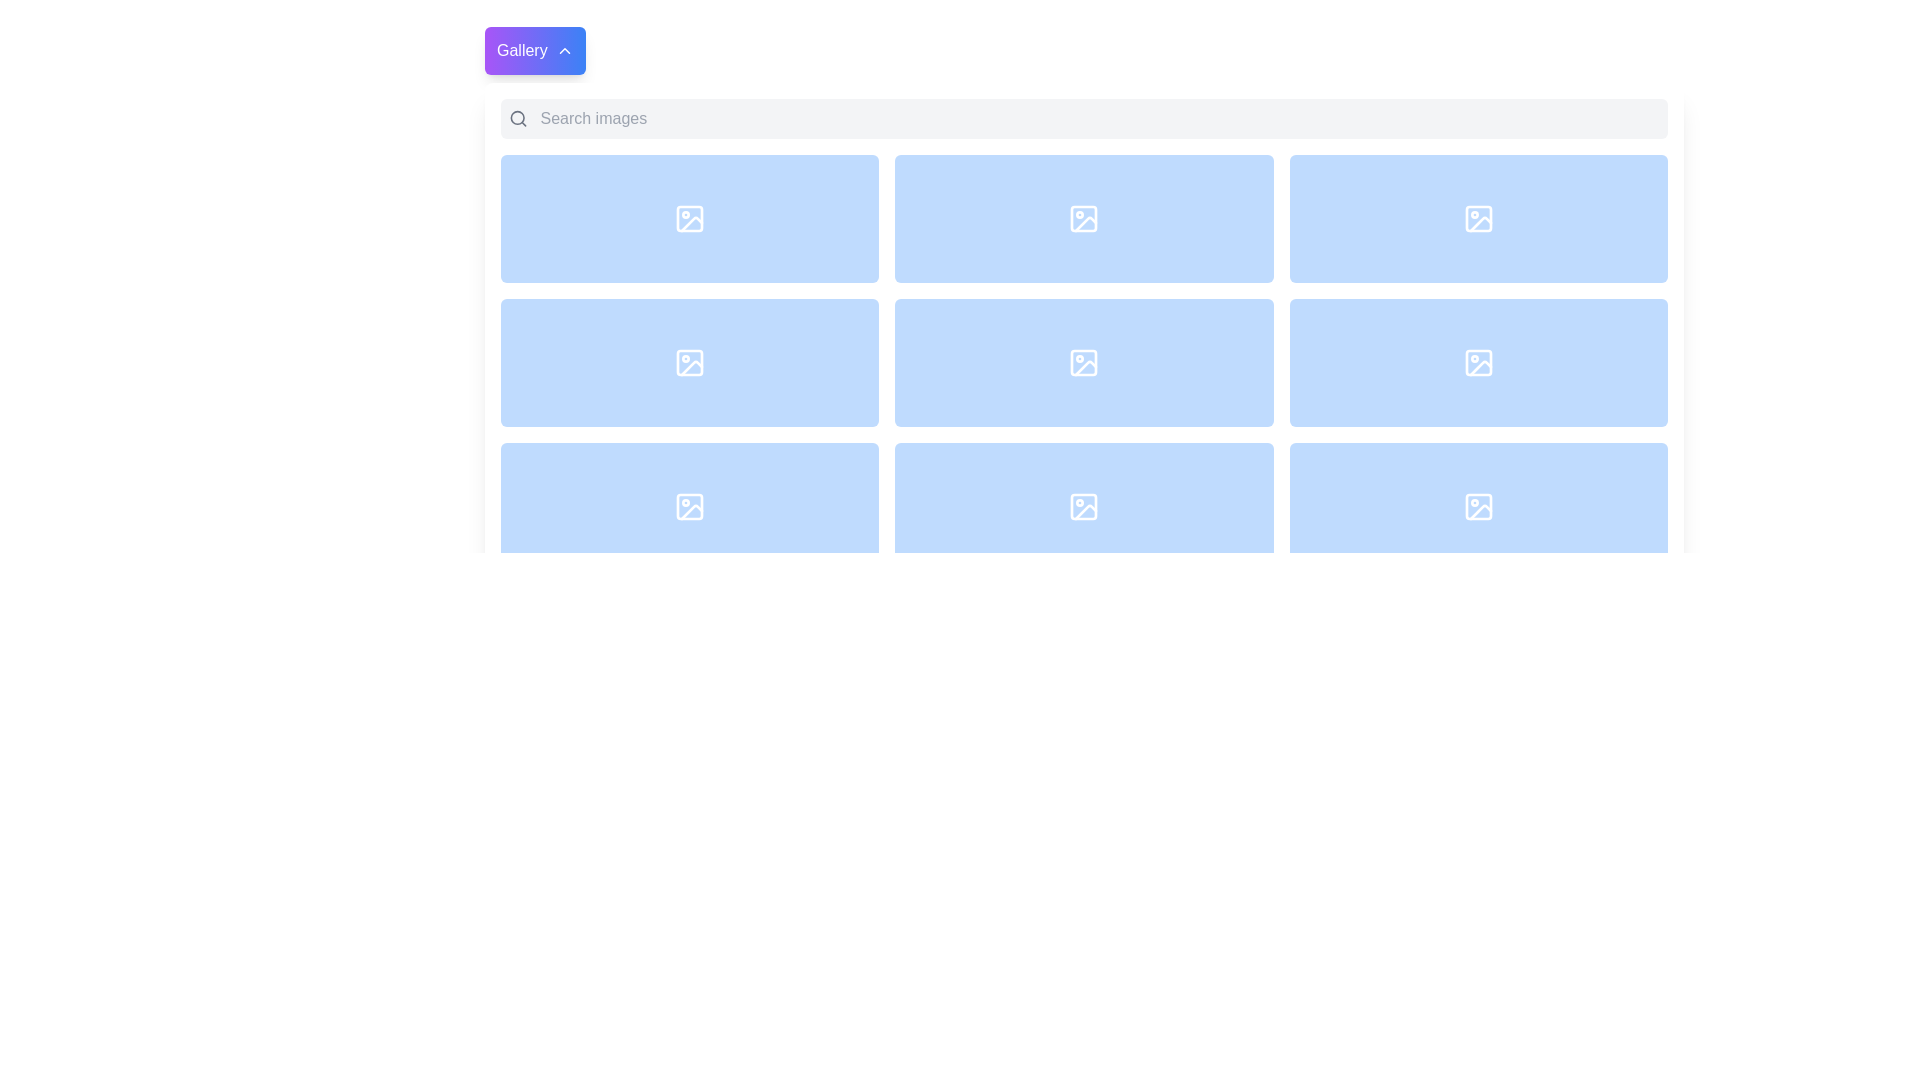  I want to click on the image icon located in the second row and third column of a 3x4 grid layout, which is centered in a blue rectangular card with rounded borders, so click(1478, 219).